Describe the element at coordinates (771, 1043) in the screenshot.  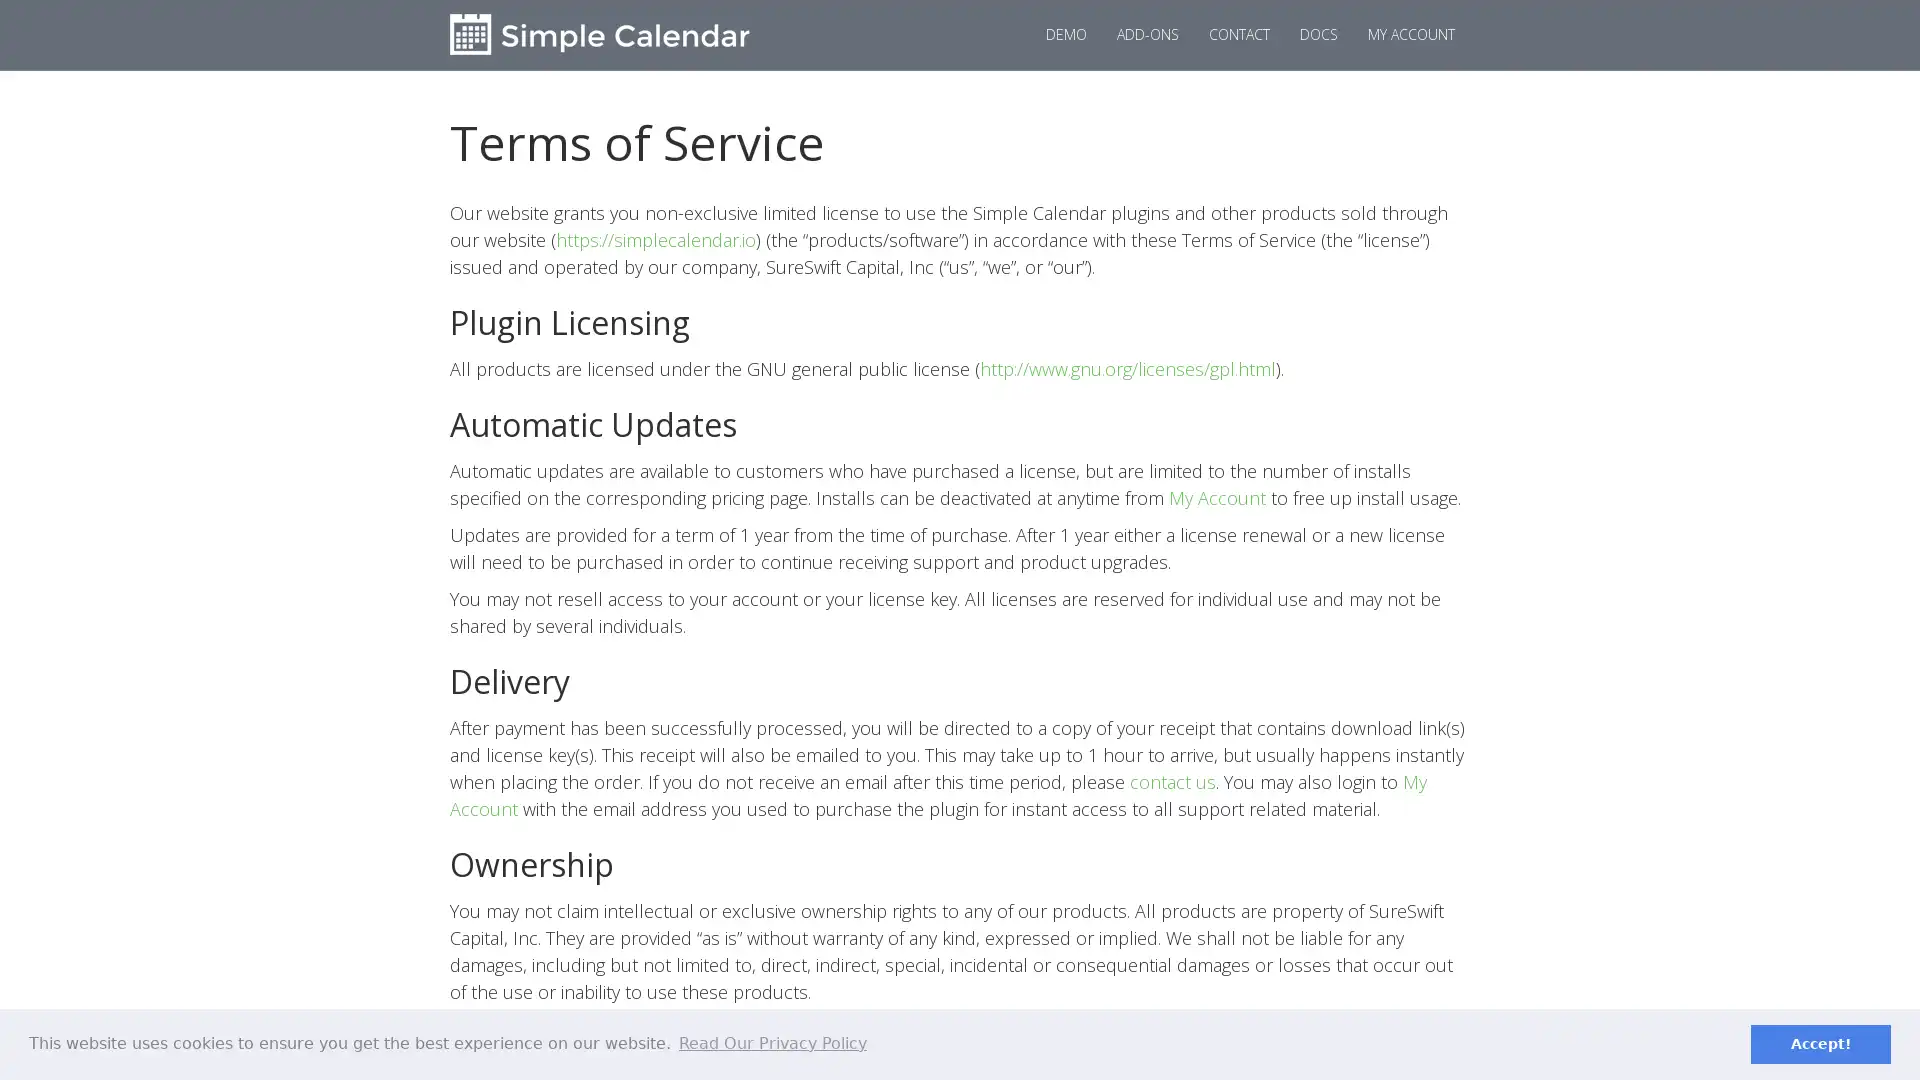
I see `learn more about cookies` at that location.